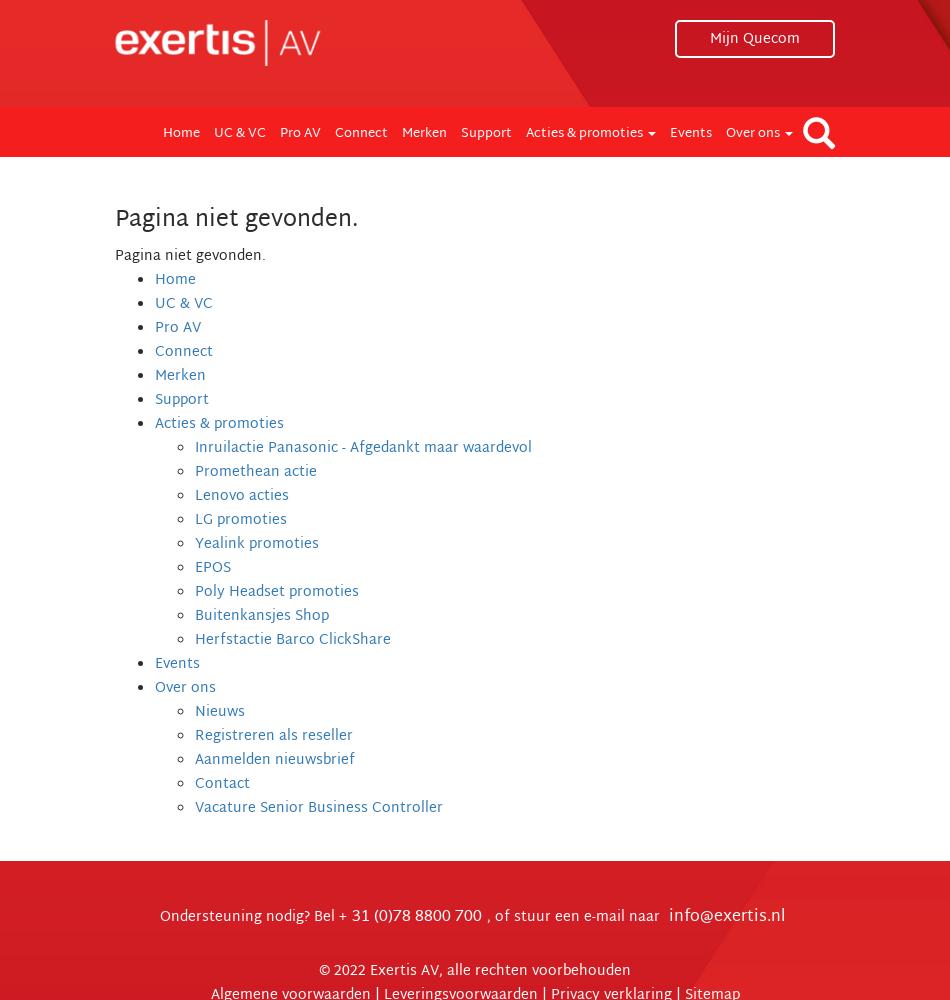 The width and height of the screenshot is (950, 1000). Describe the element at coordinates (252, 917) in the screenshot. I see `'Ondersteuning nodig? Bel +'` at that location.